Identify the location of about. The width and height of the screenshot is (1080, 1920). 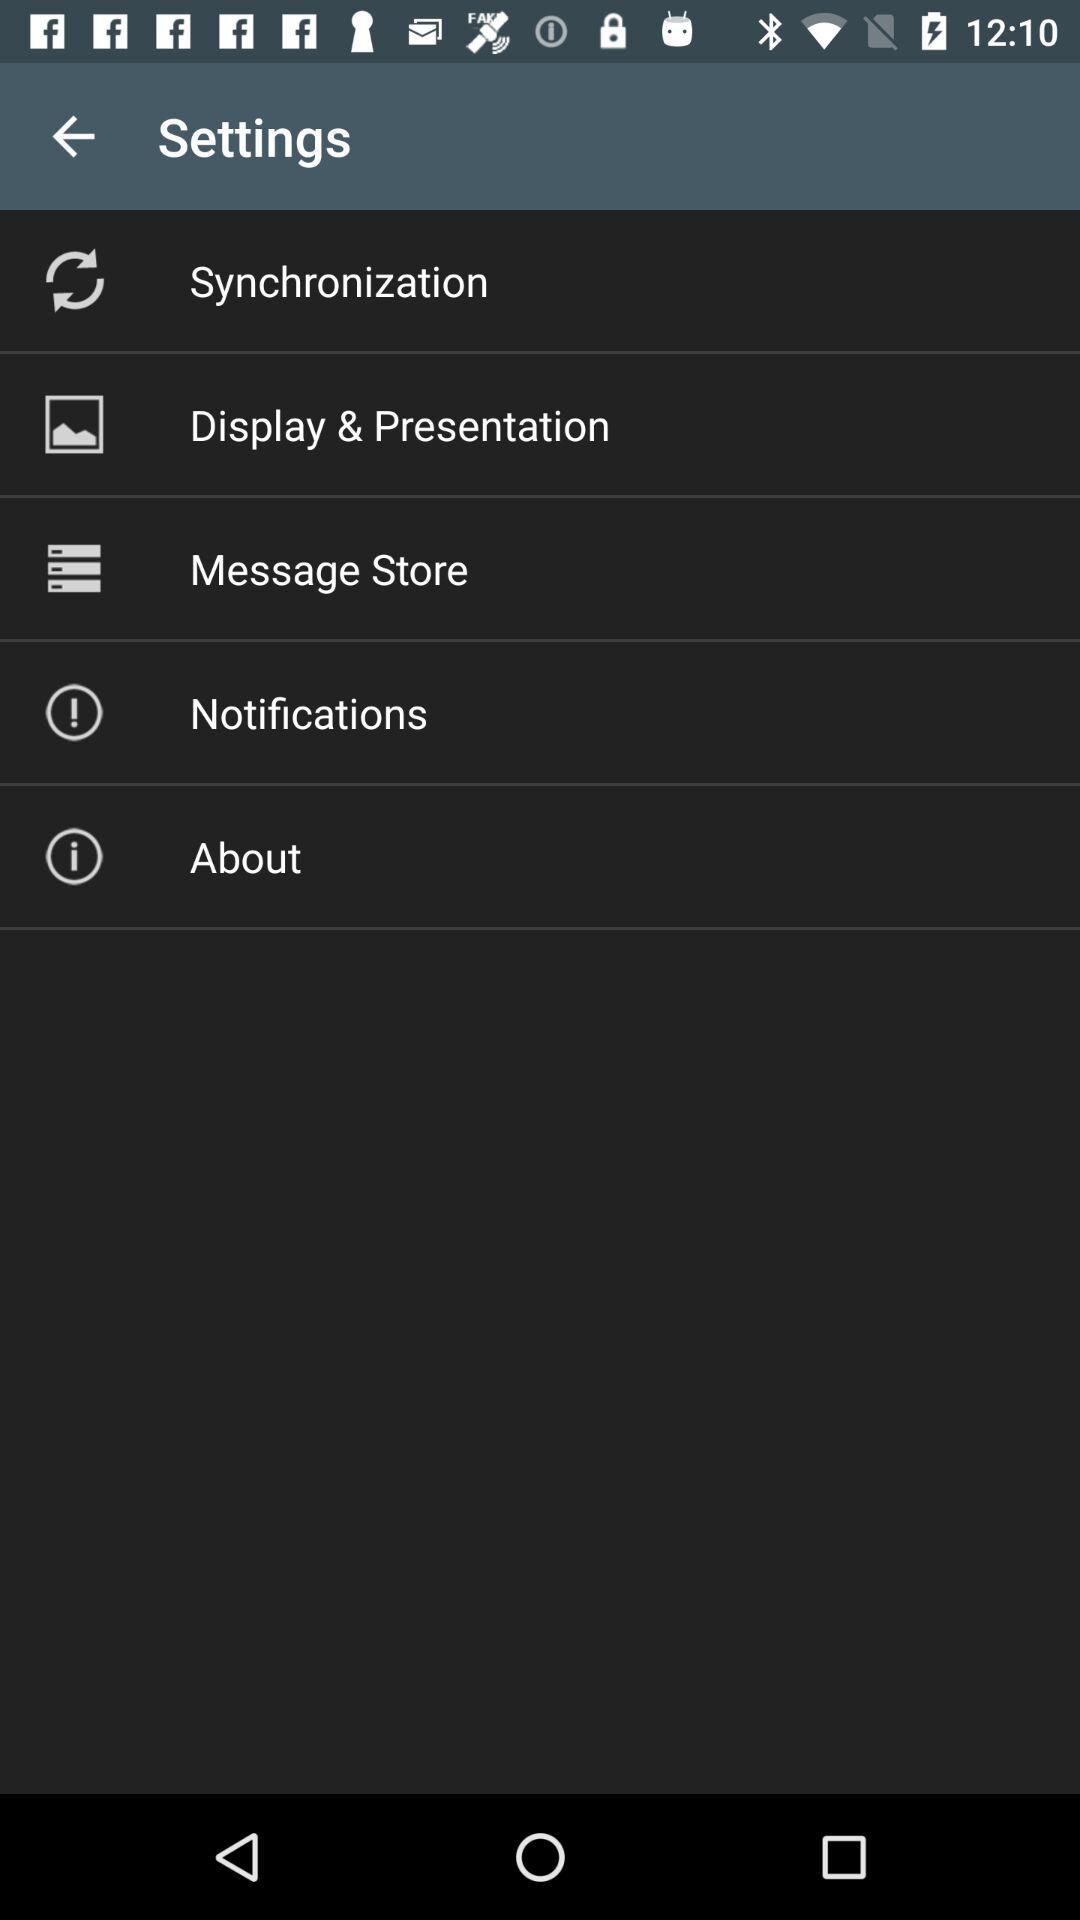
(244, 856).